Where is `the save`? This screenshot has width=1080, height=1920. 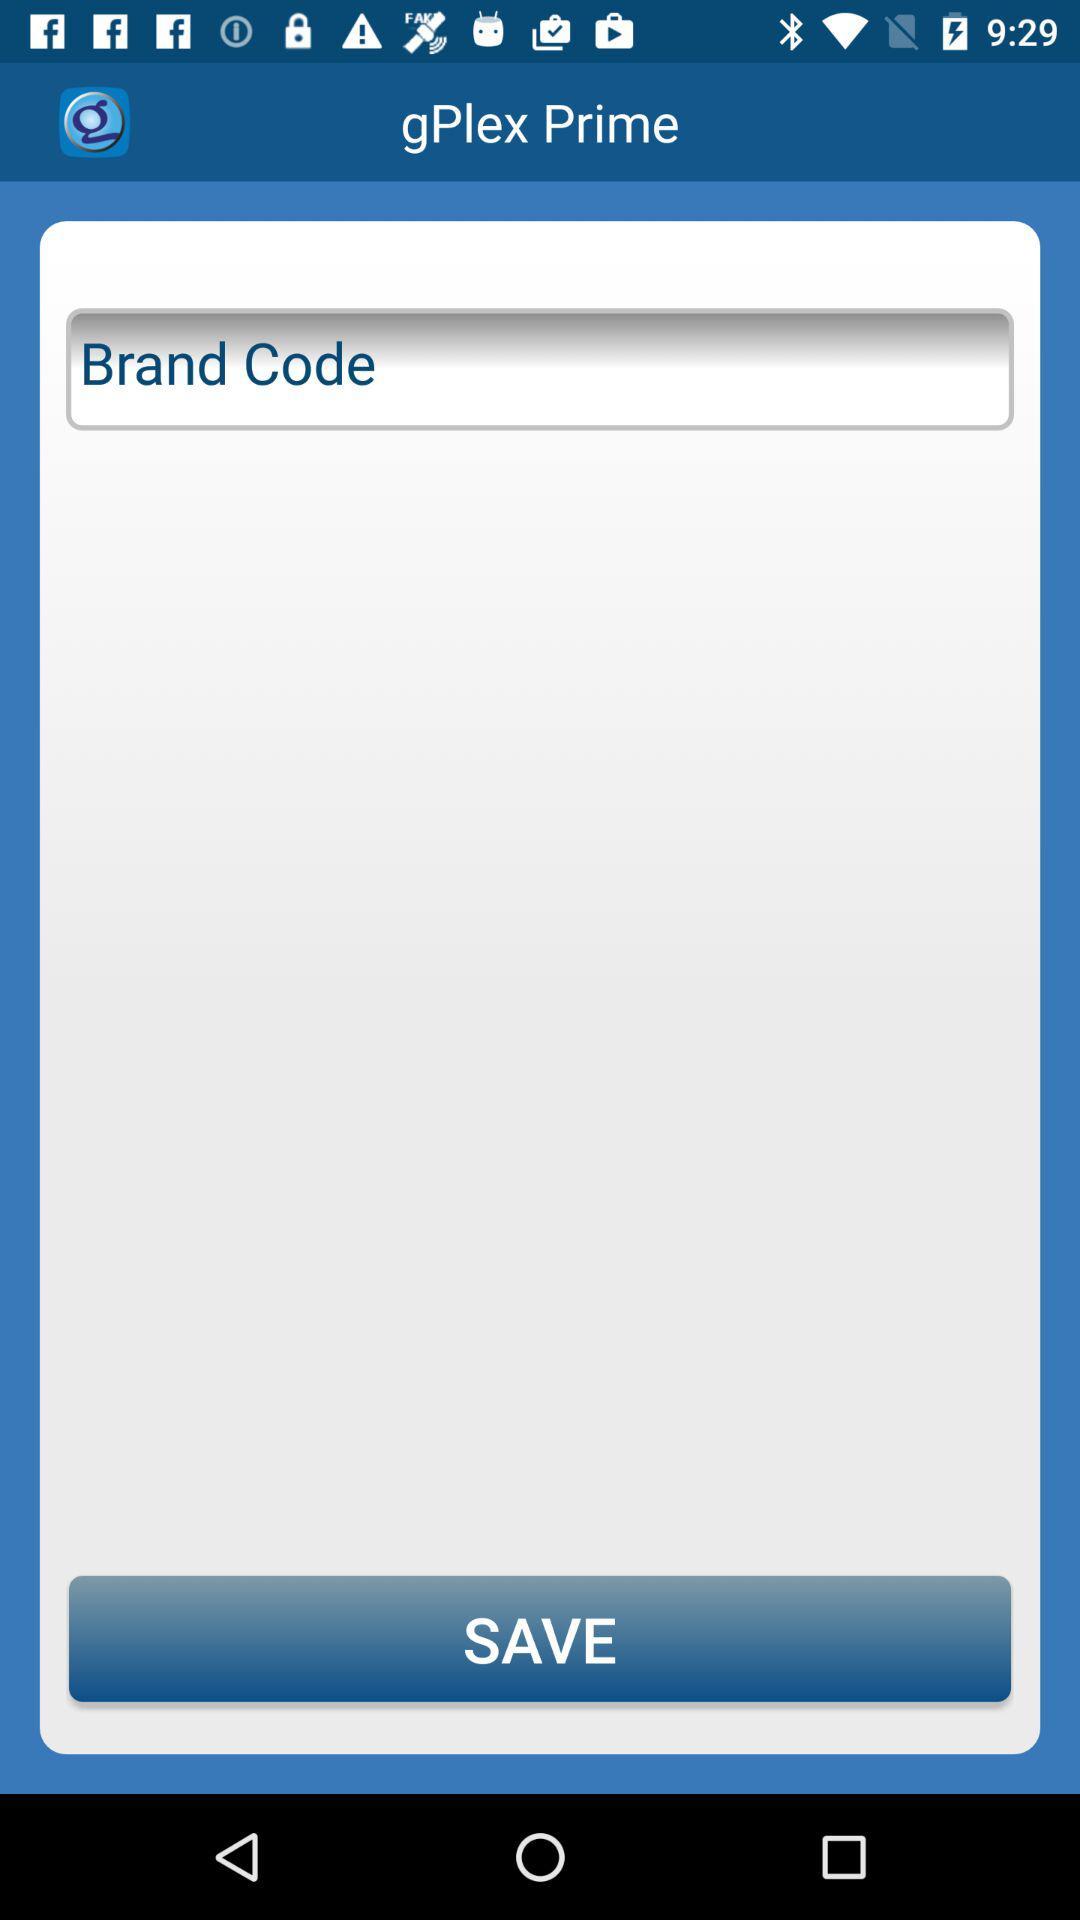
the save is located at coordinates (540, 1638).